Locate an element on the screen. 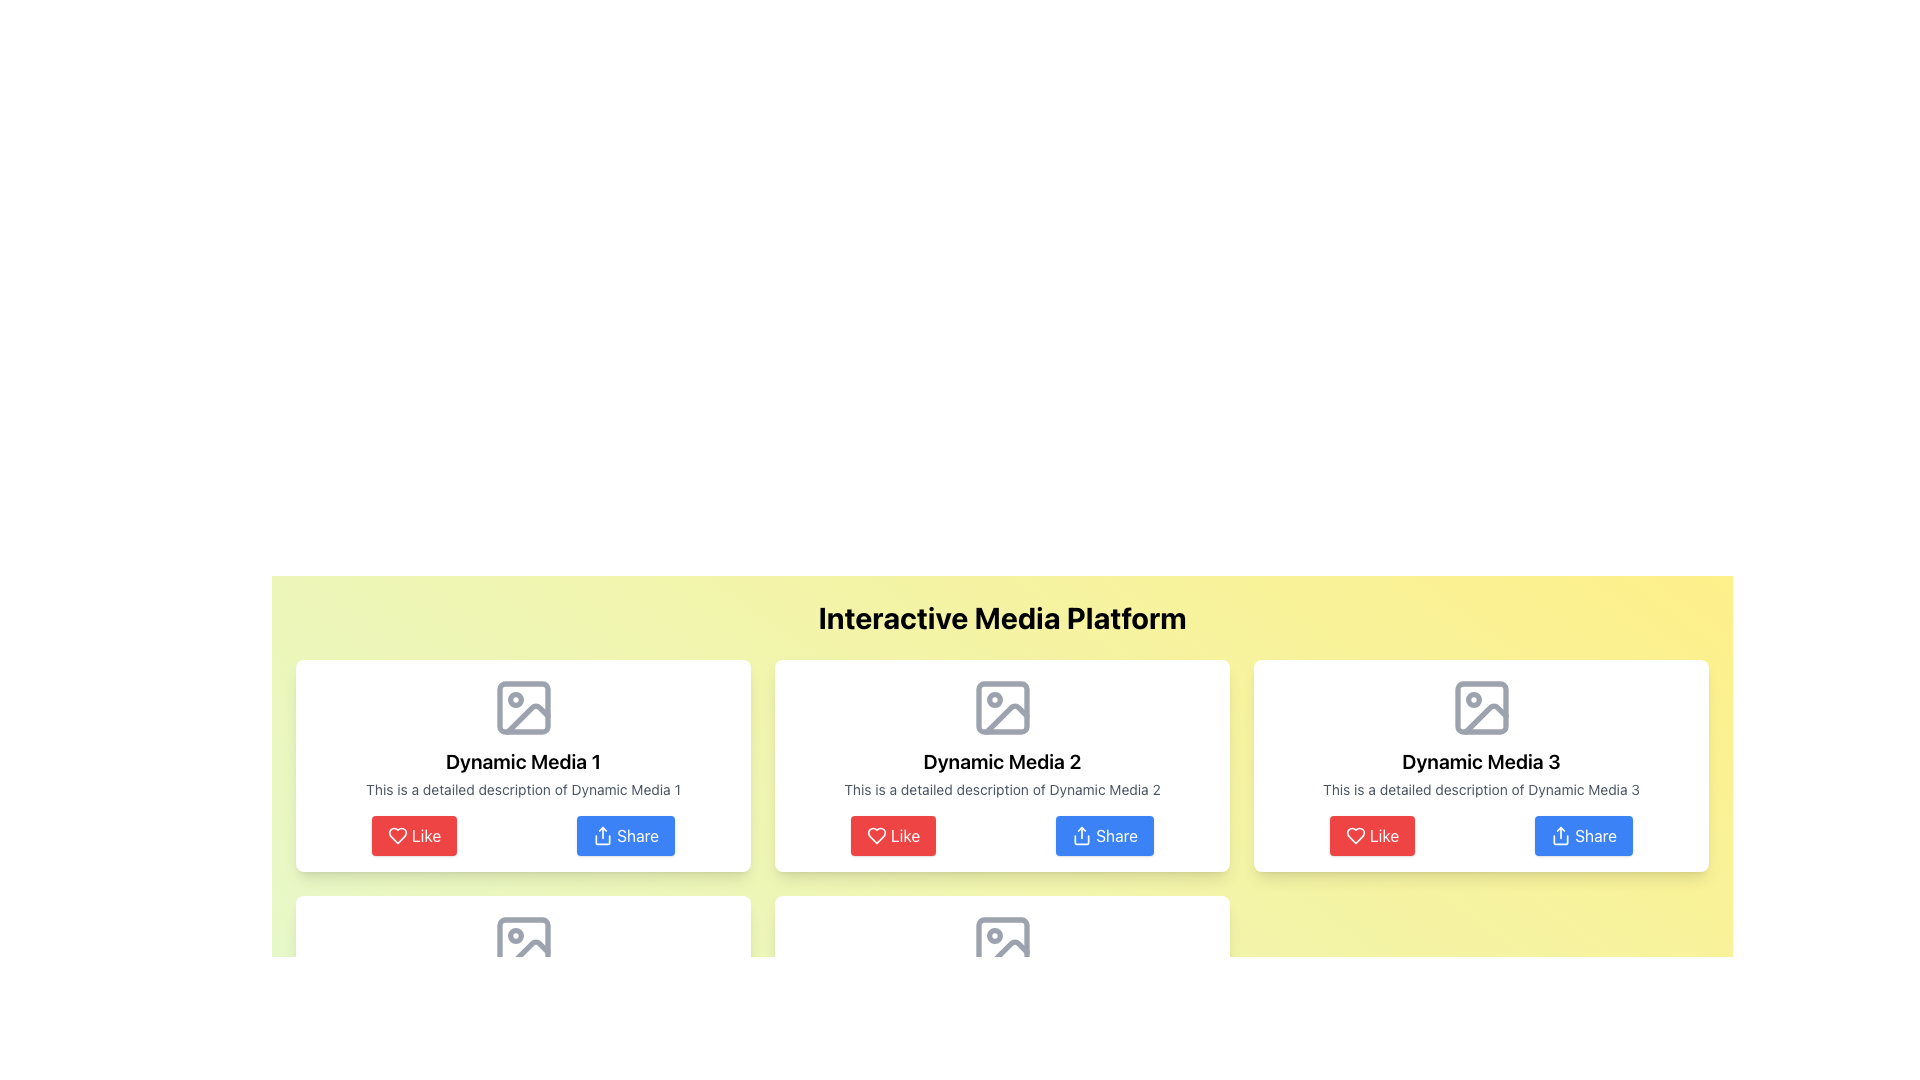 This screenshot has width=1920, height=1080. the heart icon within the 'Like' button to express liking the associated media for 'Dynamic Media 3.' is located at coordinates (1355, 836).